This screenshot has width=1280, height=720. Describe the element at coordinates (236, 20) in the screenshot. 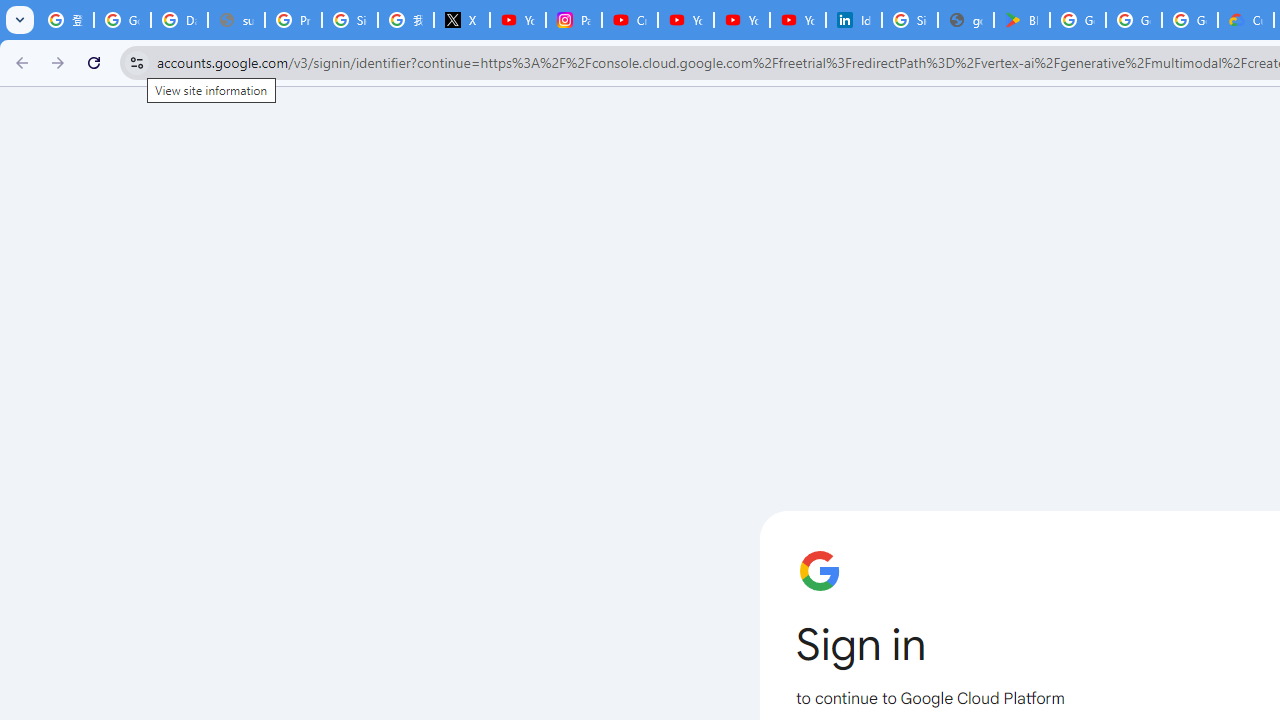

I see `'support.google.com - Network error'` at that location.